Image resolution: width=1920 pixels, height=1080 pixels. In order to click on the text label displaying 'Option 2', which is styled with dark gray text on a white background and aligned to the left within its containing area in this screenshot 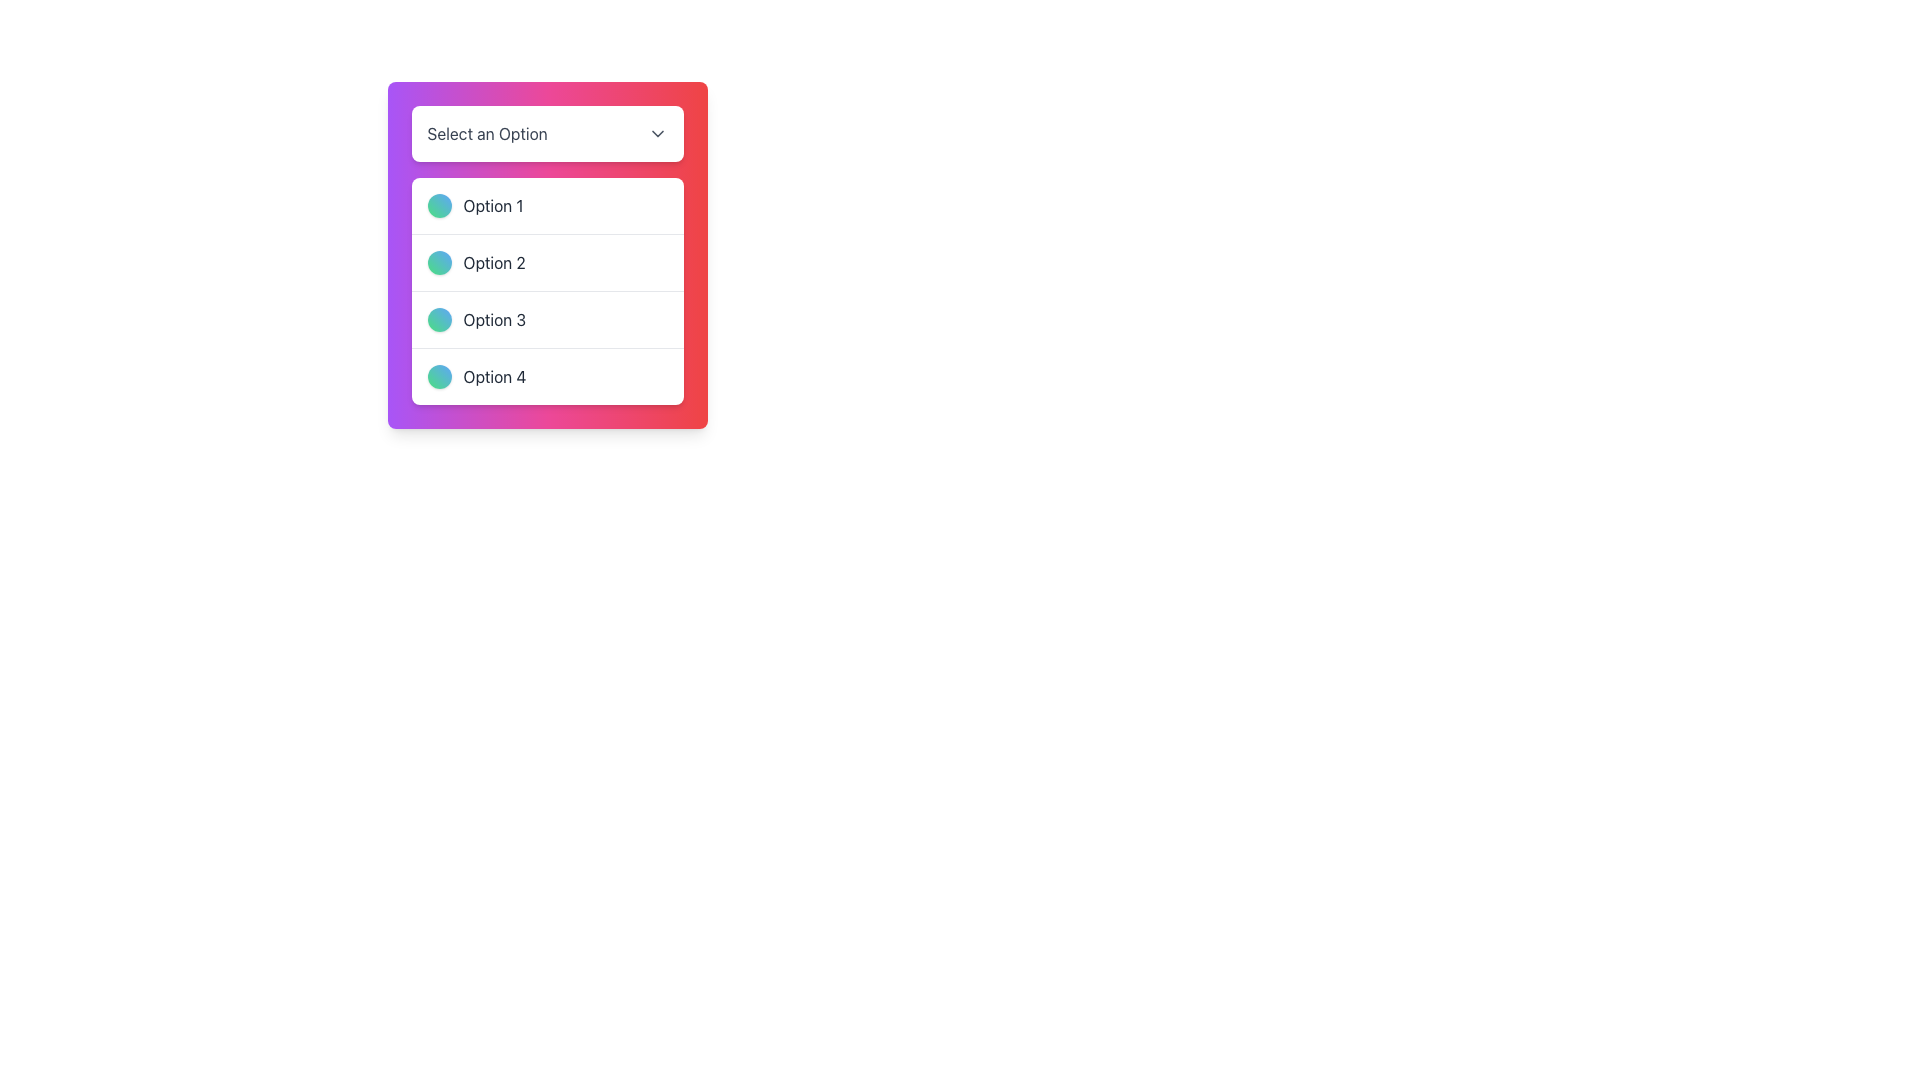, I will do `click(494, 261)`.